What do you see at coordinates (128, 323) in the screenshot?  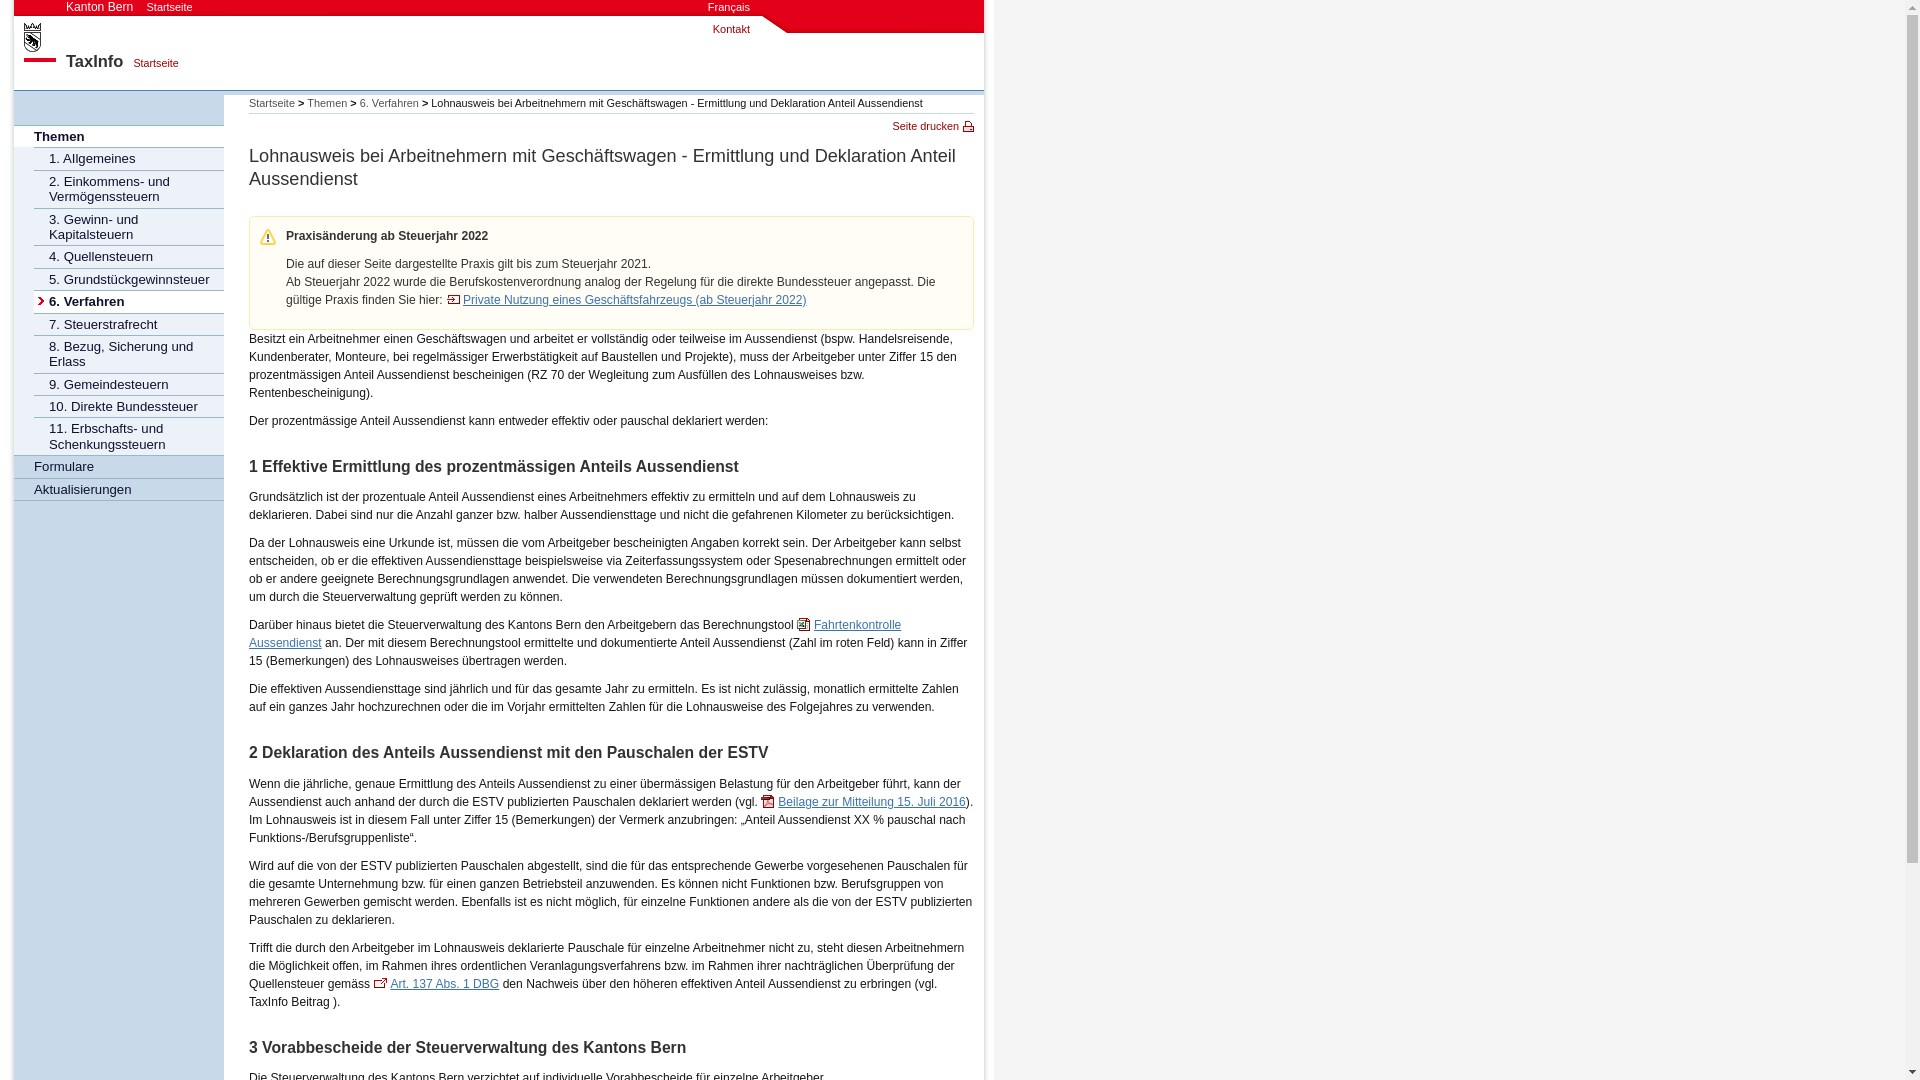 I see `'7. Steuerstrafrecht'` at bounding box center [128, 323].